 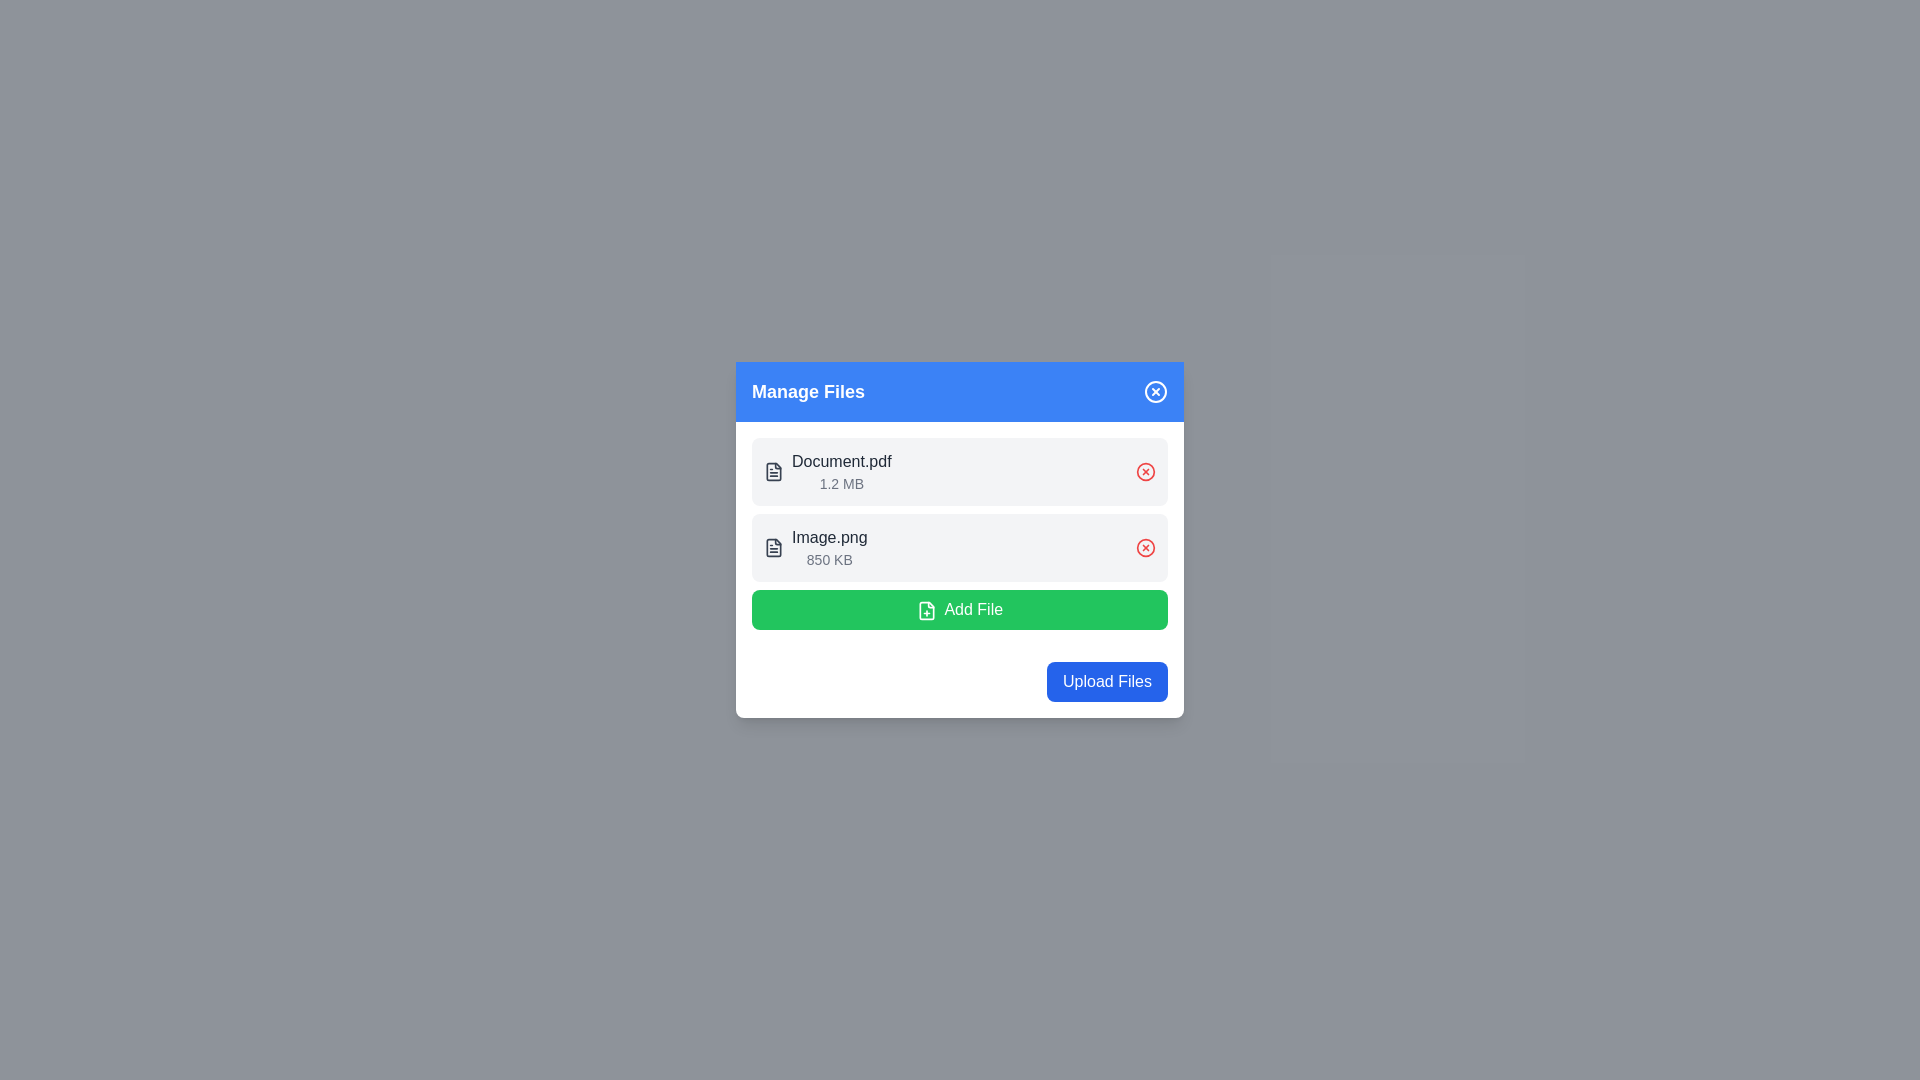 I want to click on the 'Manage Files' text label, which is prominently displayed in white on the blue header bar of the file management panel, so click(x=808, y=392).